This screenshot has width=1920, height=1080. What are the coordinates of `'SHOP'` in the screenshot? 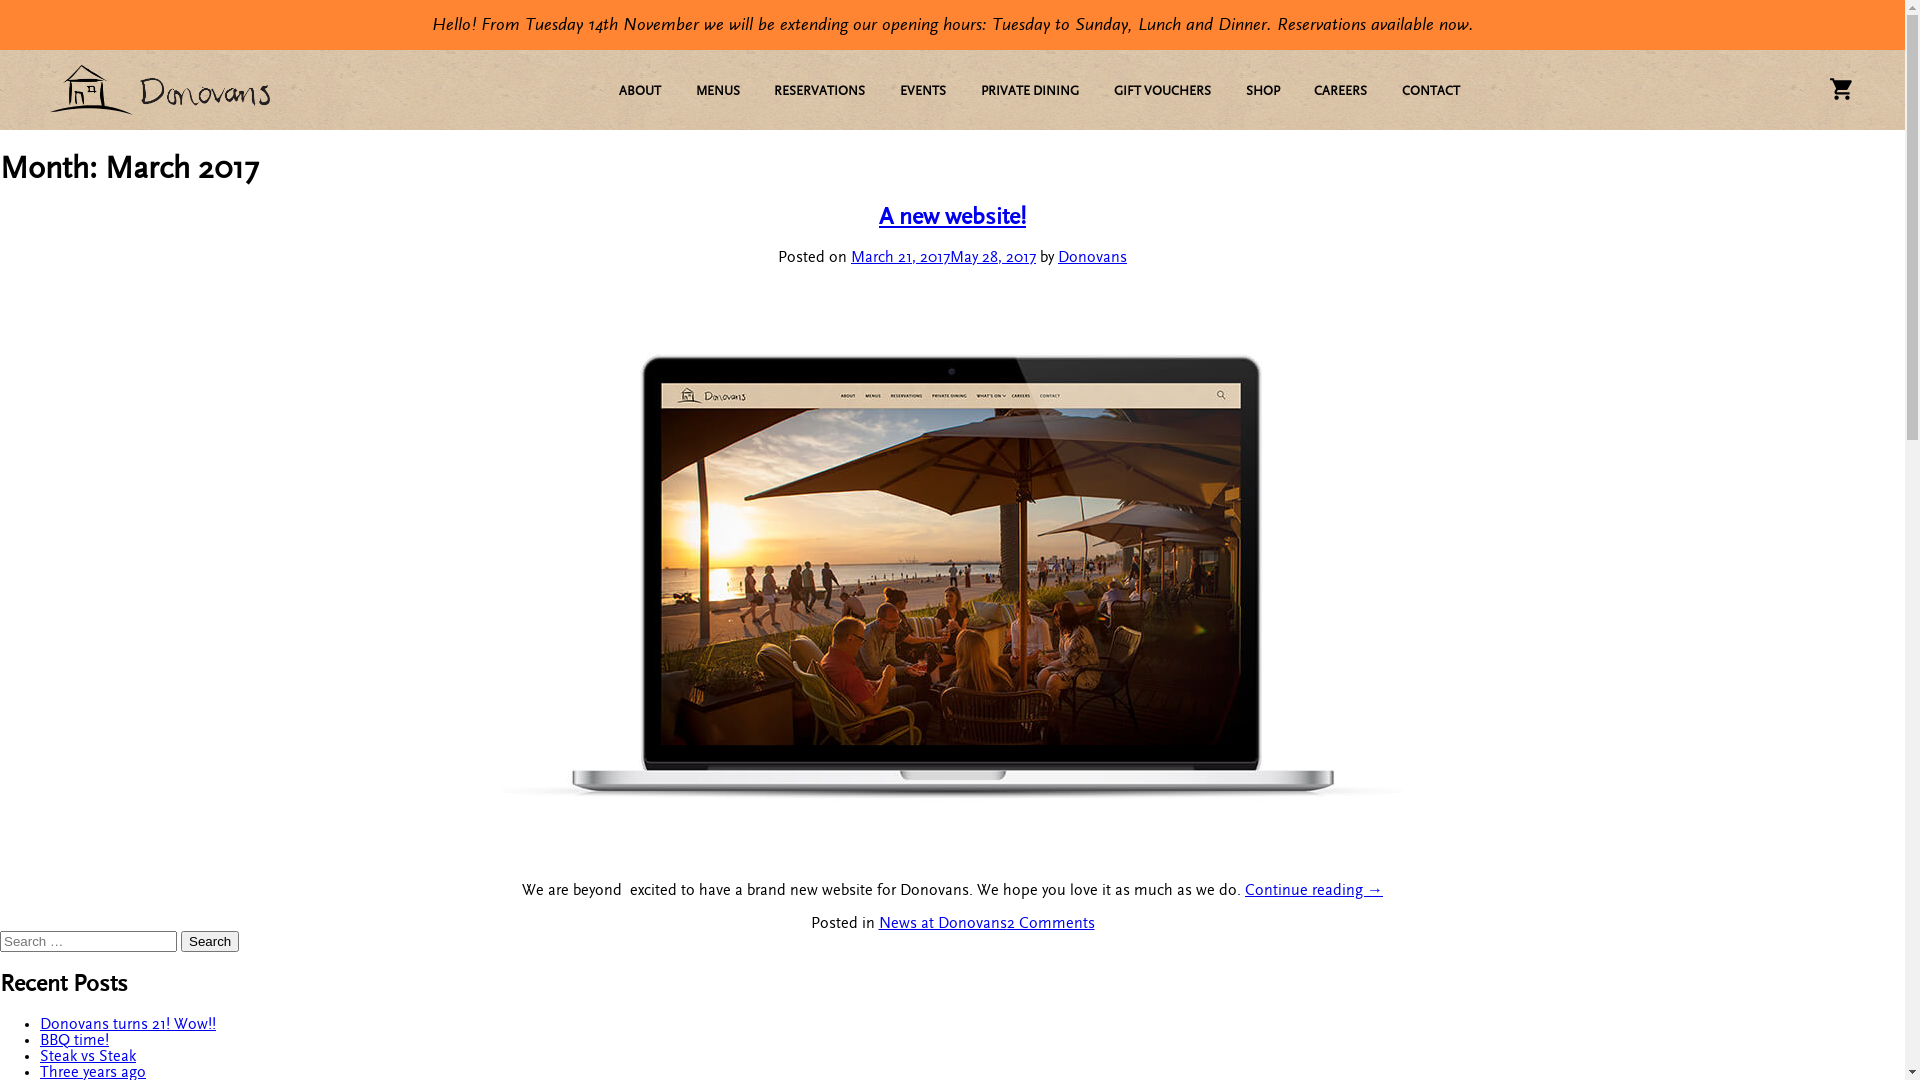 It's located at (1261, 91).